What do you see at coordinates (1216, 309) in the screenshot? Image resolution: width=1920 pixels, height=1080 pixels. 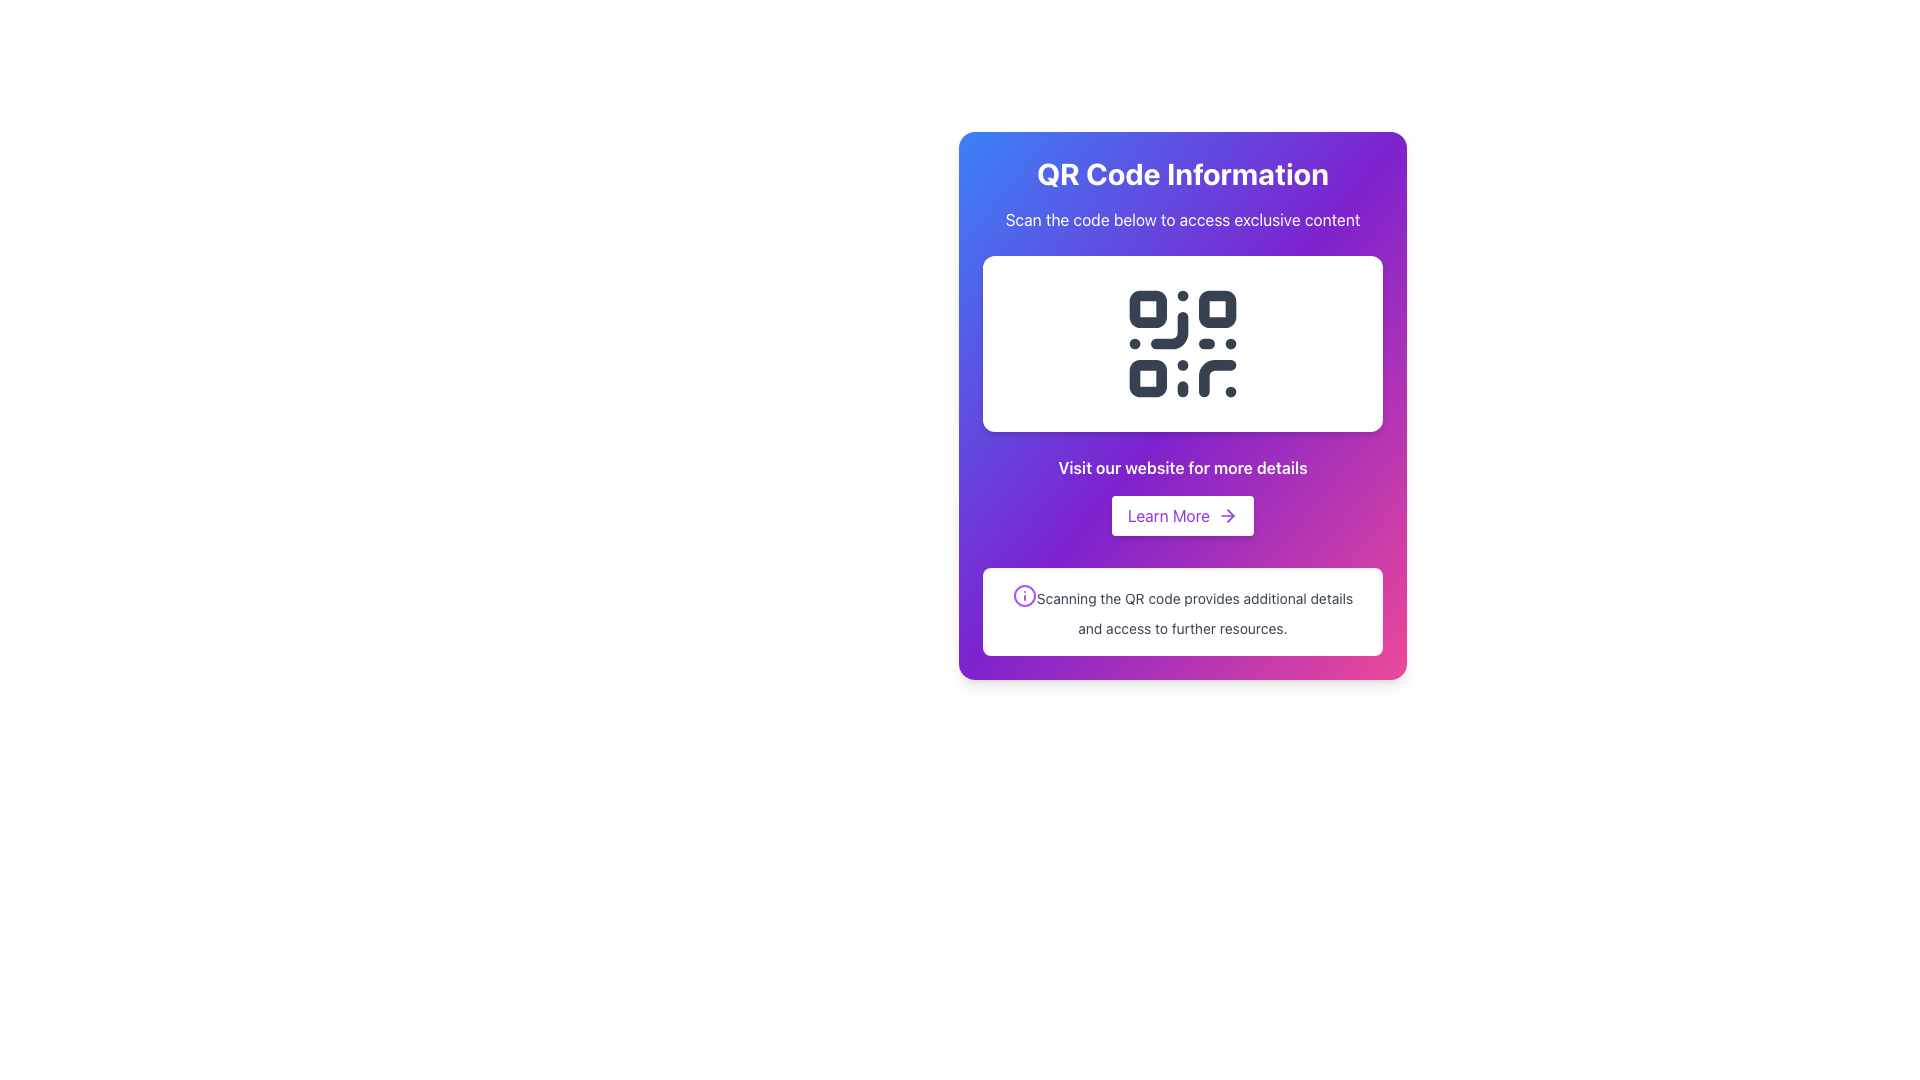 I see `the small square with rounded edges located in the top-right corner of the QR code, styled in a contrasting color to the main QR code elements` at bounding box center [1216, 309].